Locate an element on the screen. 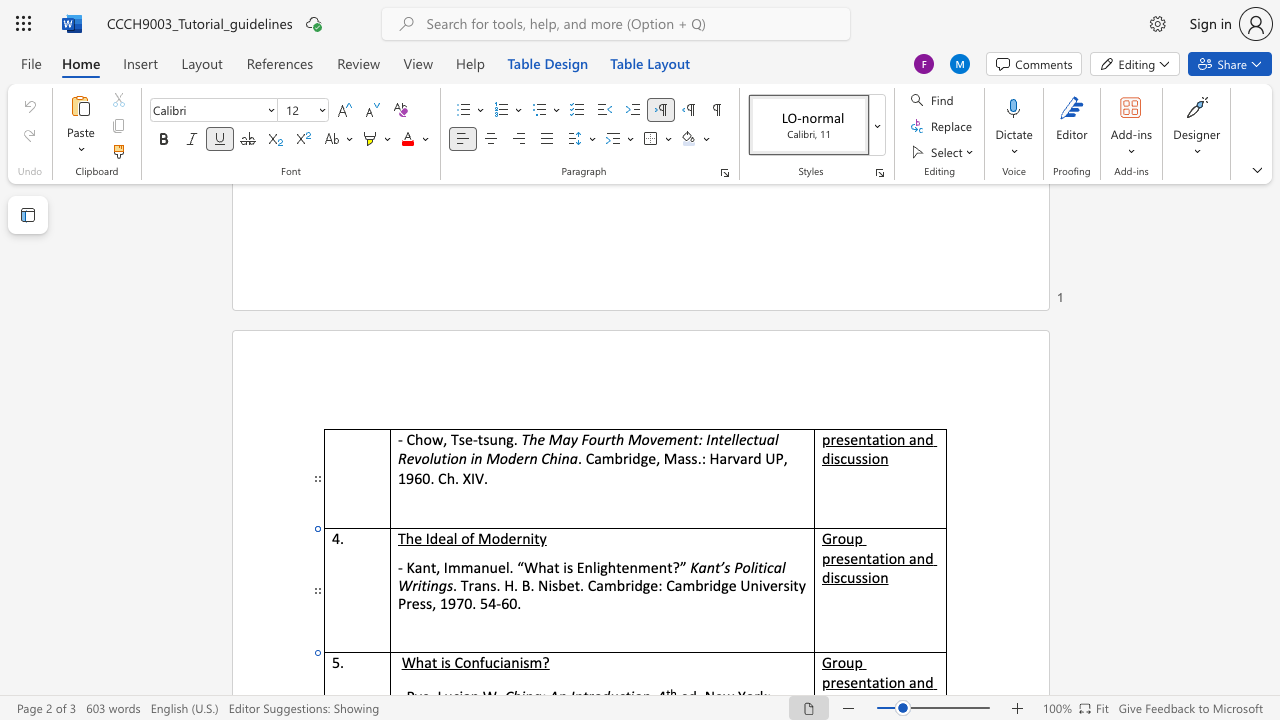  the 2th character "n" in the text is located at coordinates (433, 585).